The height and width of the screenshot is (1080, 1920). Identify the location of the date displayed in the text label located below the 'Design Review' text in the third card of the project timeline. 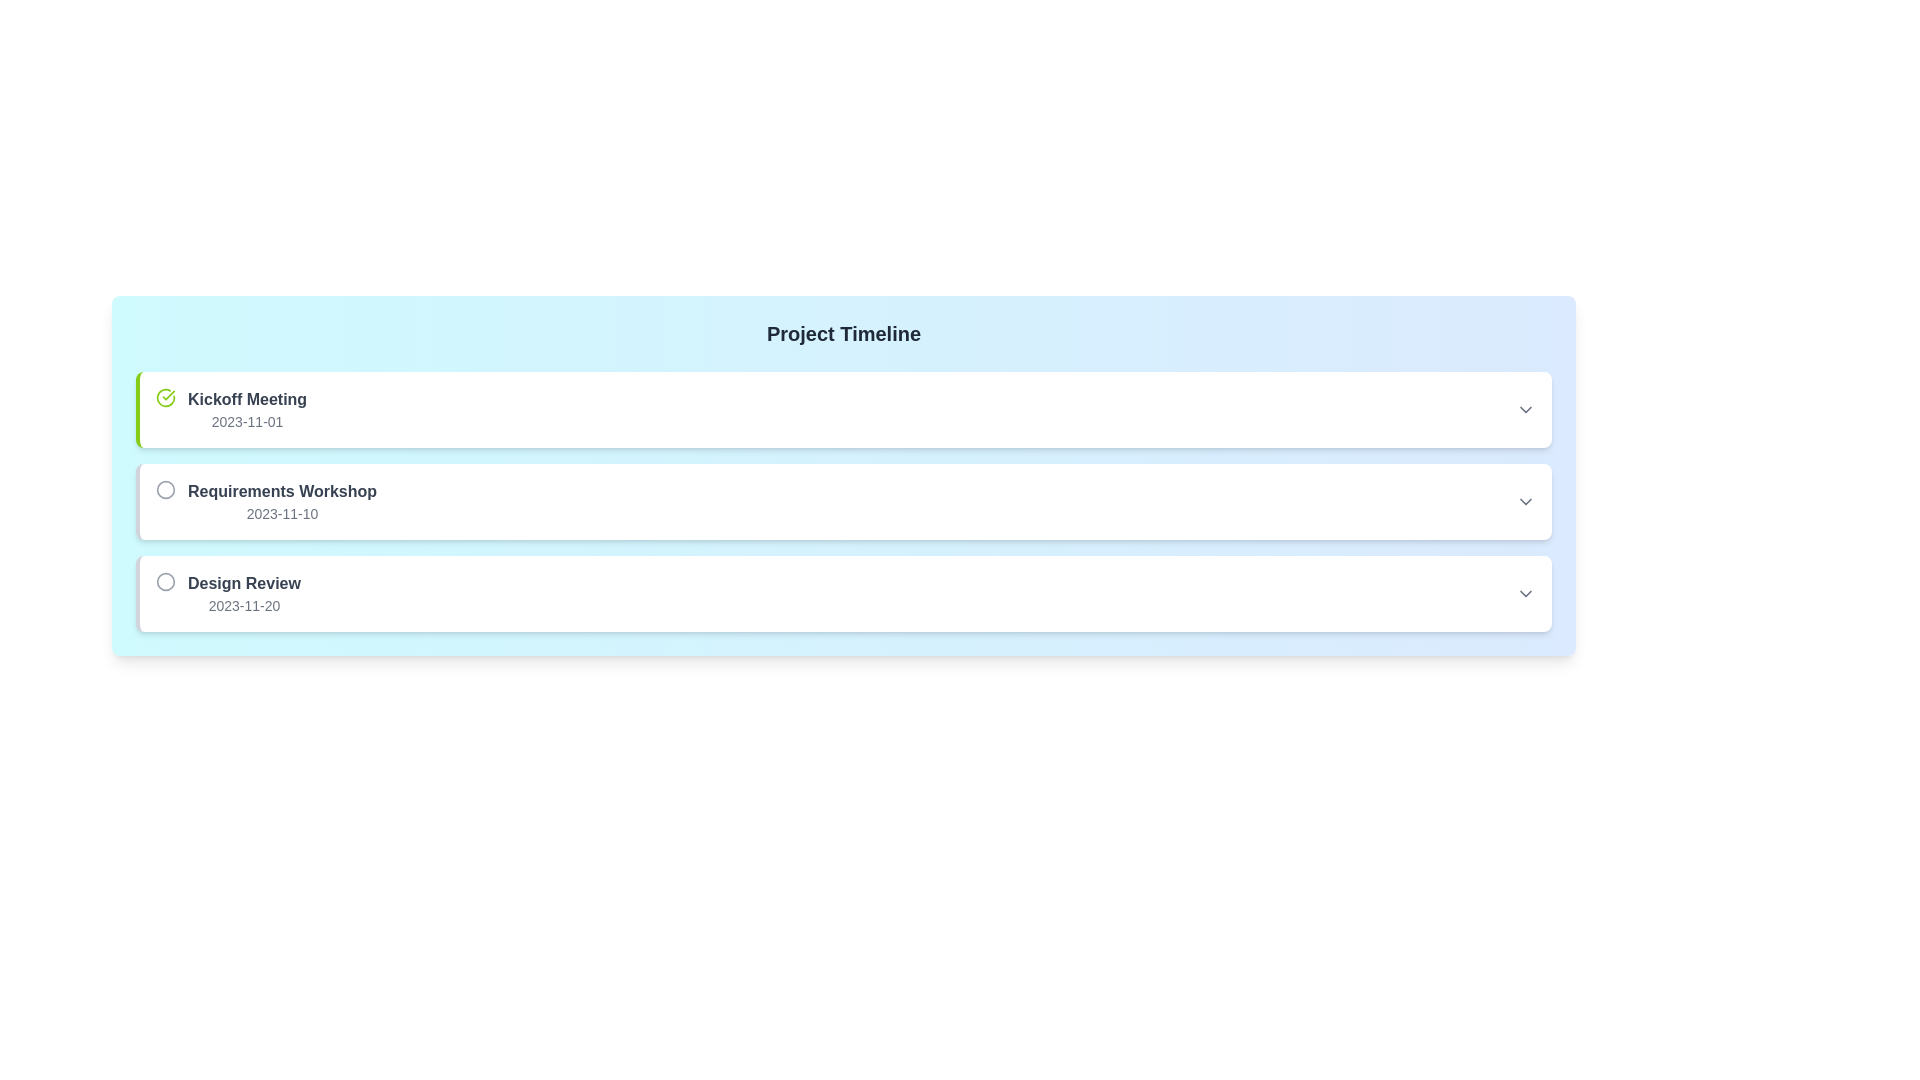
(243, 604).